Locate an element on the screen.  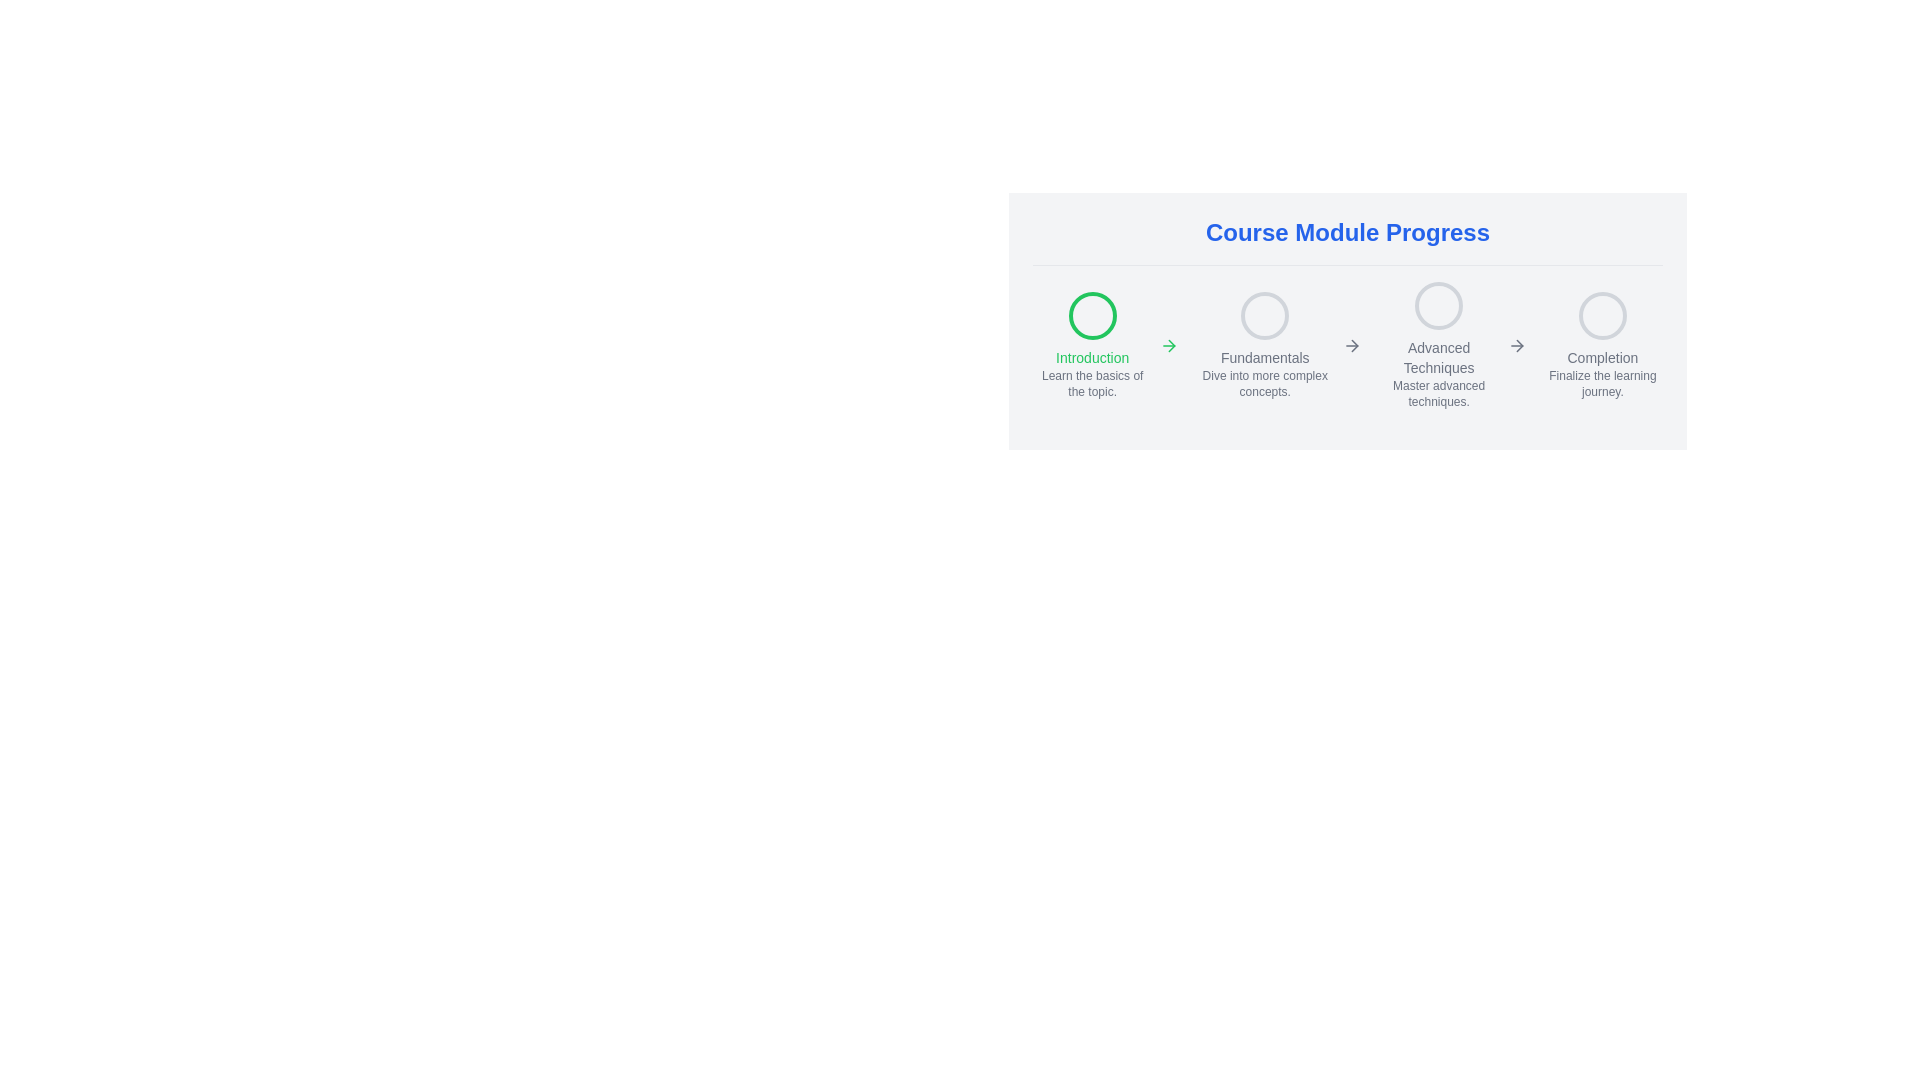
the inactive Interactive step indicator for 'Advanced Techniques' in the progression tracker is located at coordinates (1452, 345).